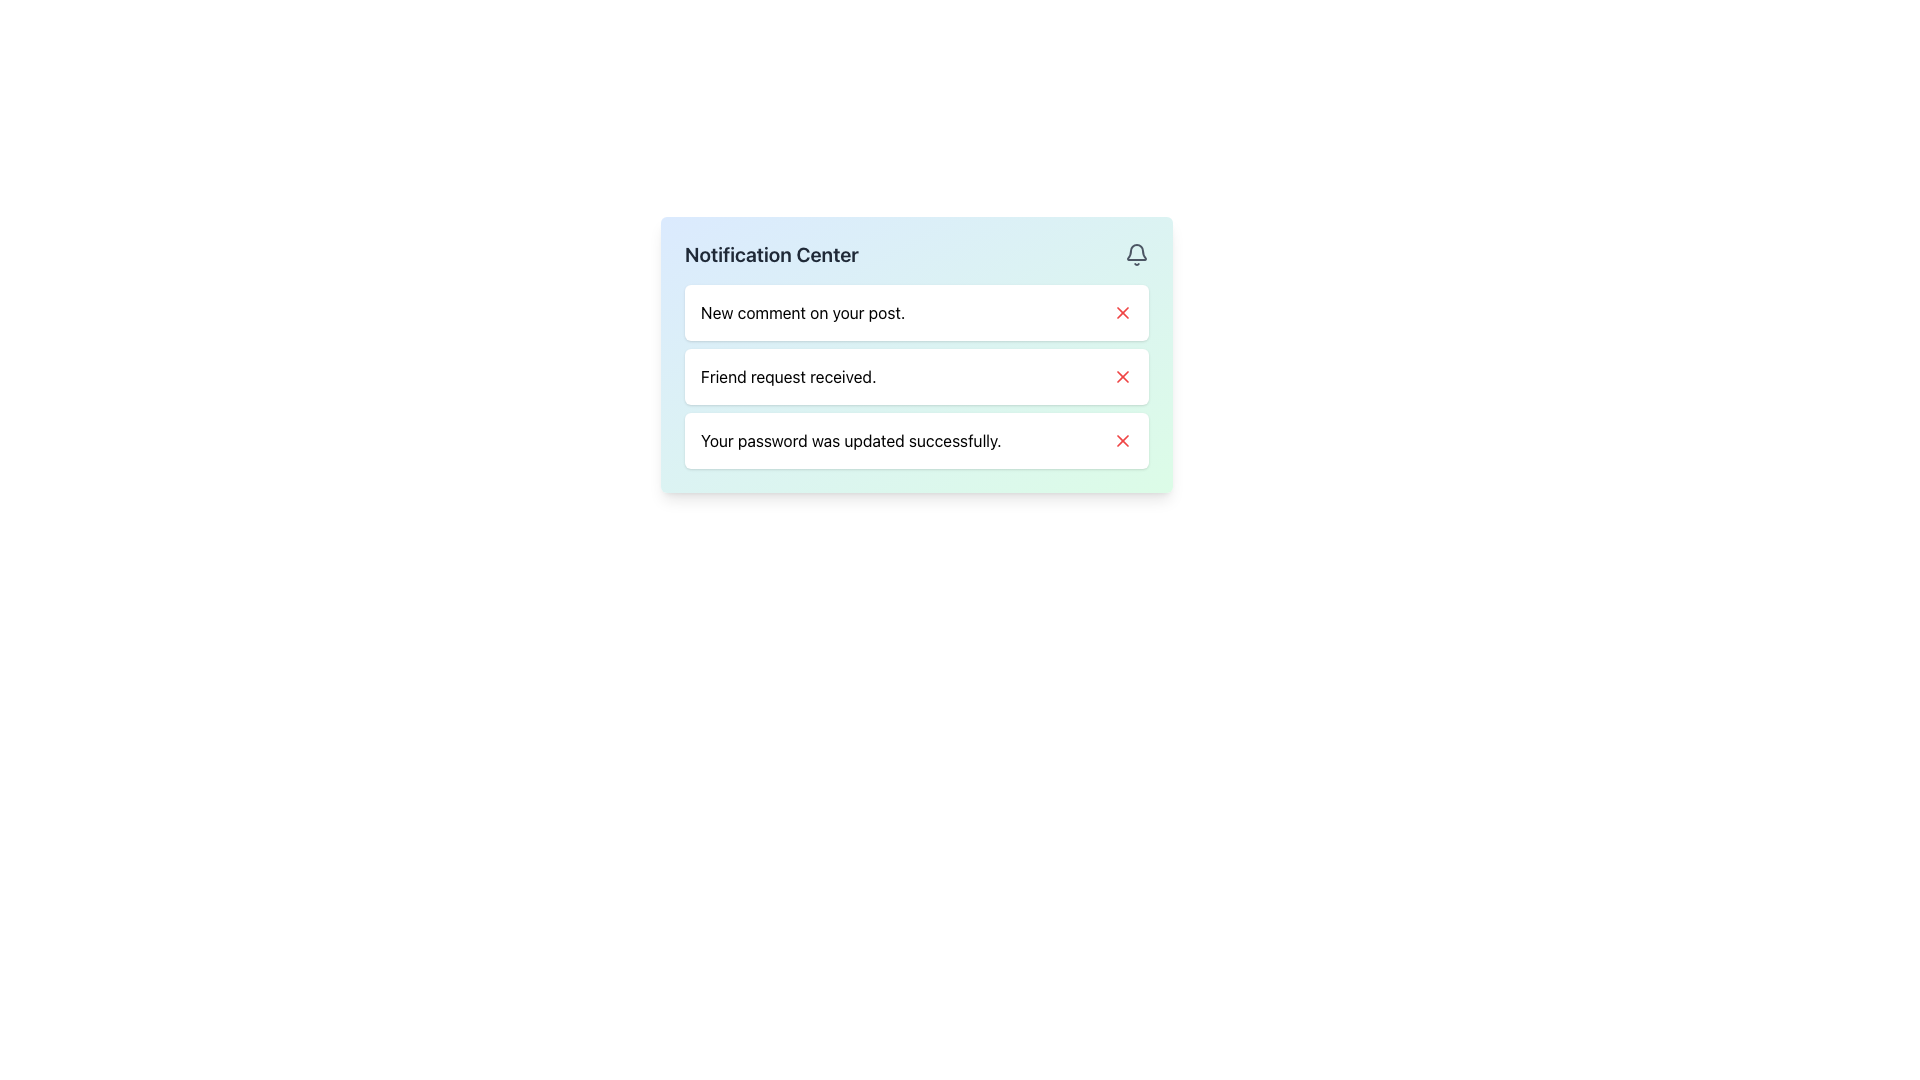 The image size is (1920, 1080). Describe the element at coordinates (771, 253) in the screenshot. I see `the 'Notification Center' text label, which is displayed in bold font on a light background, located at the top of a card-like panel` at that location.